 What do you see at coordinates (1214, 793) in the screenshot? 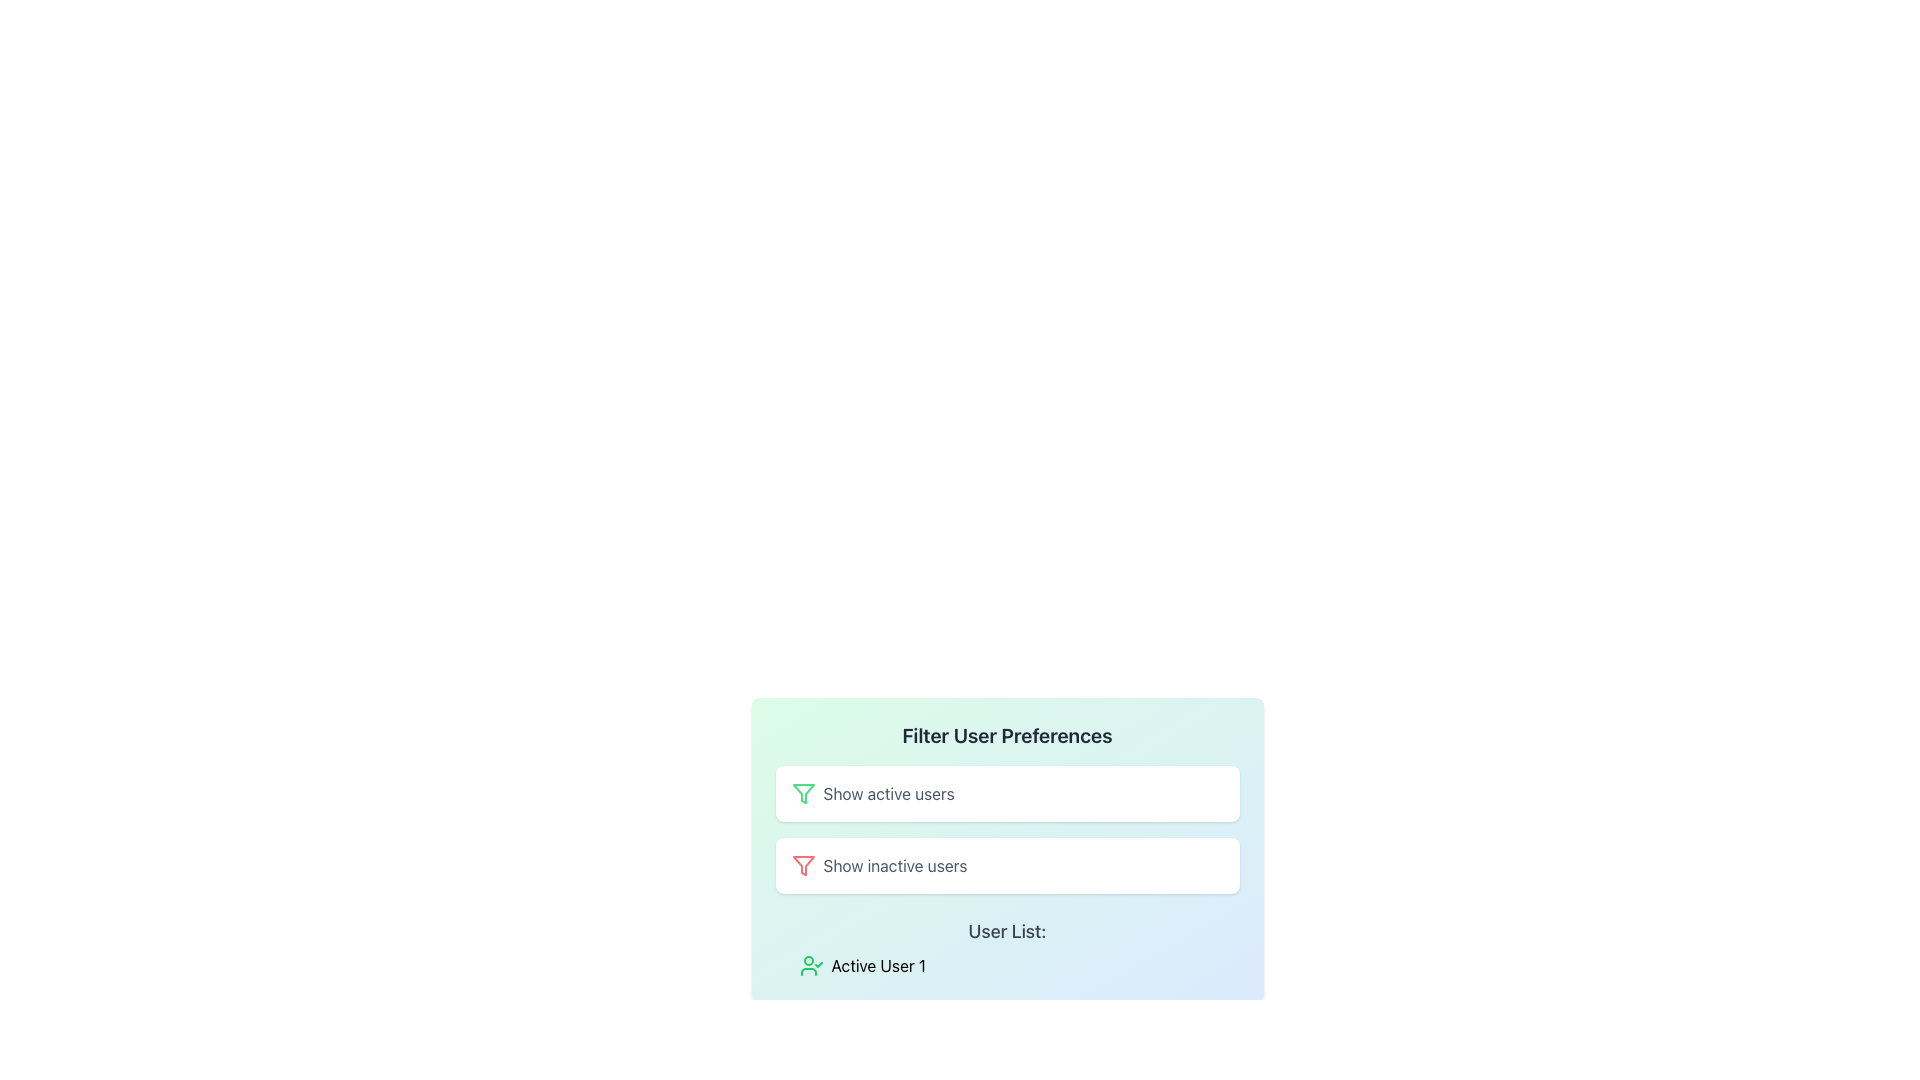
I see `the toggle lever of the switch component located on the far right of the blue rectangular bar` at bounding box center [1214, 793].